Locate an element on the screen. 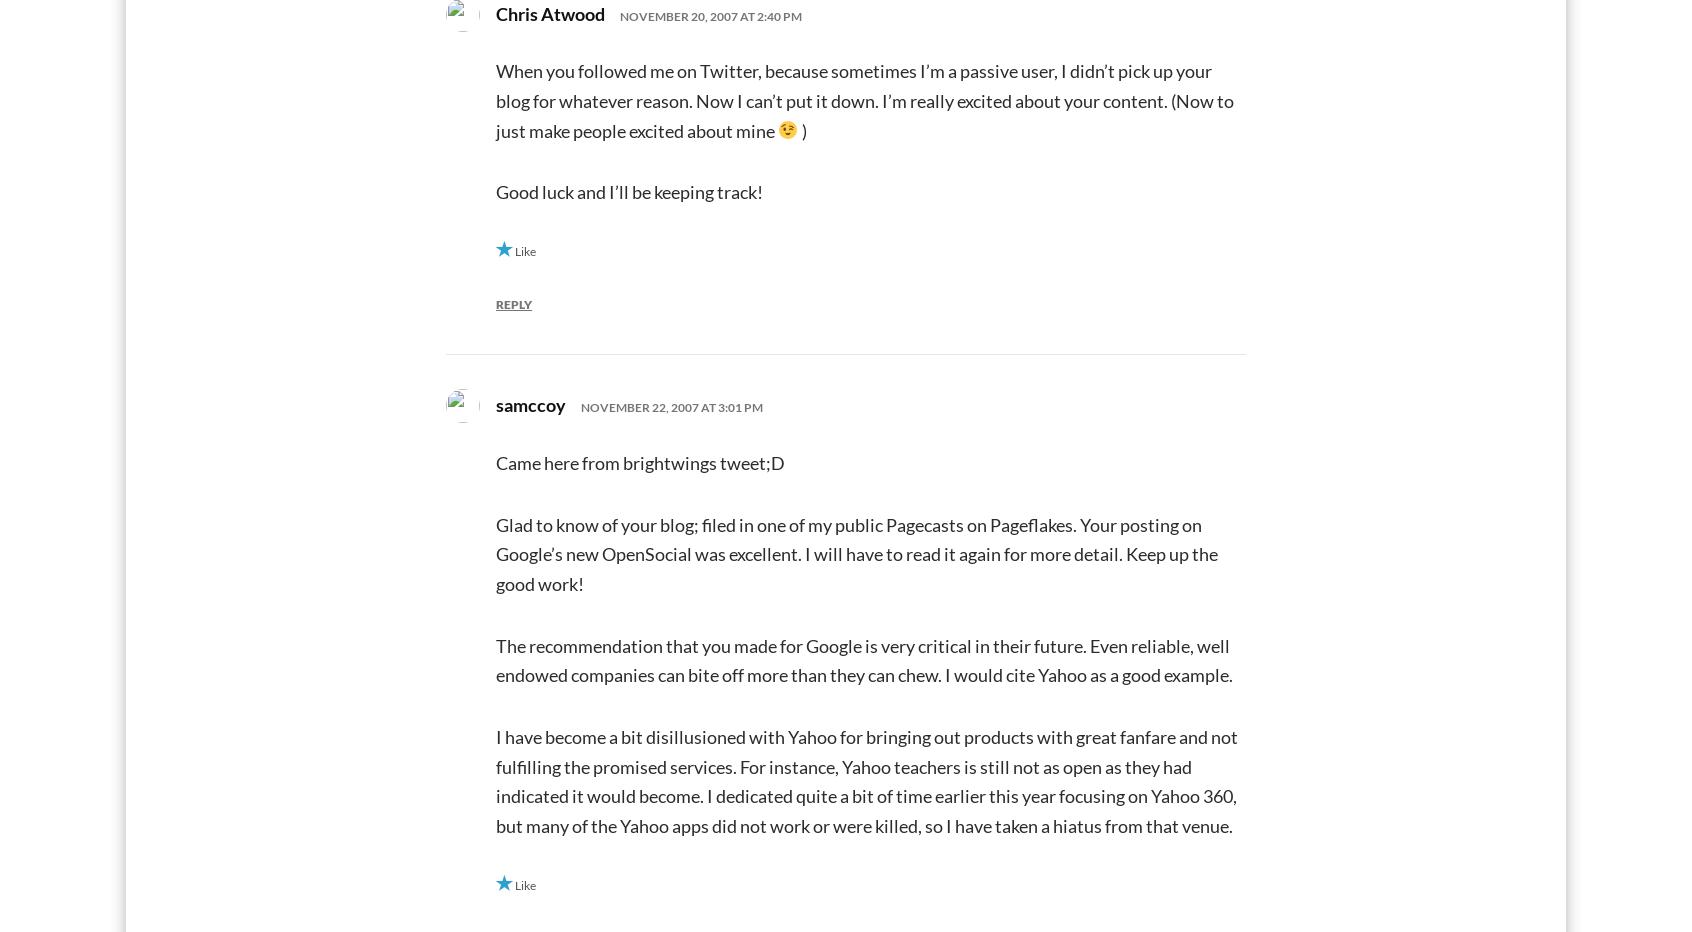  'November 22, 2007 at 3:01 pm' is located at coordinates (672, 406).